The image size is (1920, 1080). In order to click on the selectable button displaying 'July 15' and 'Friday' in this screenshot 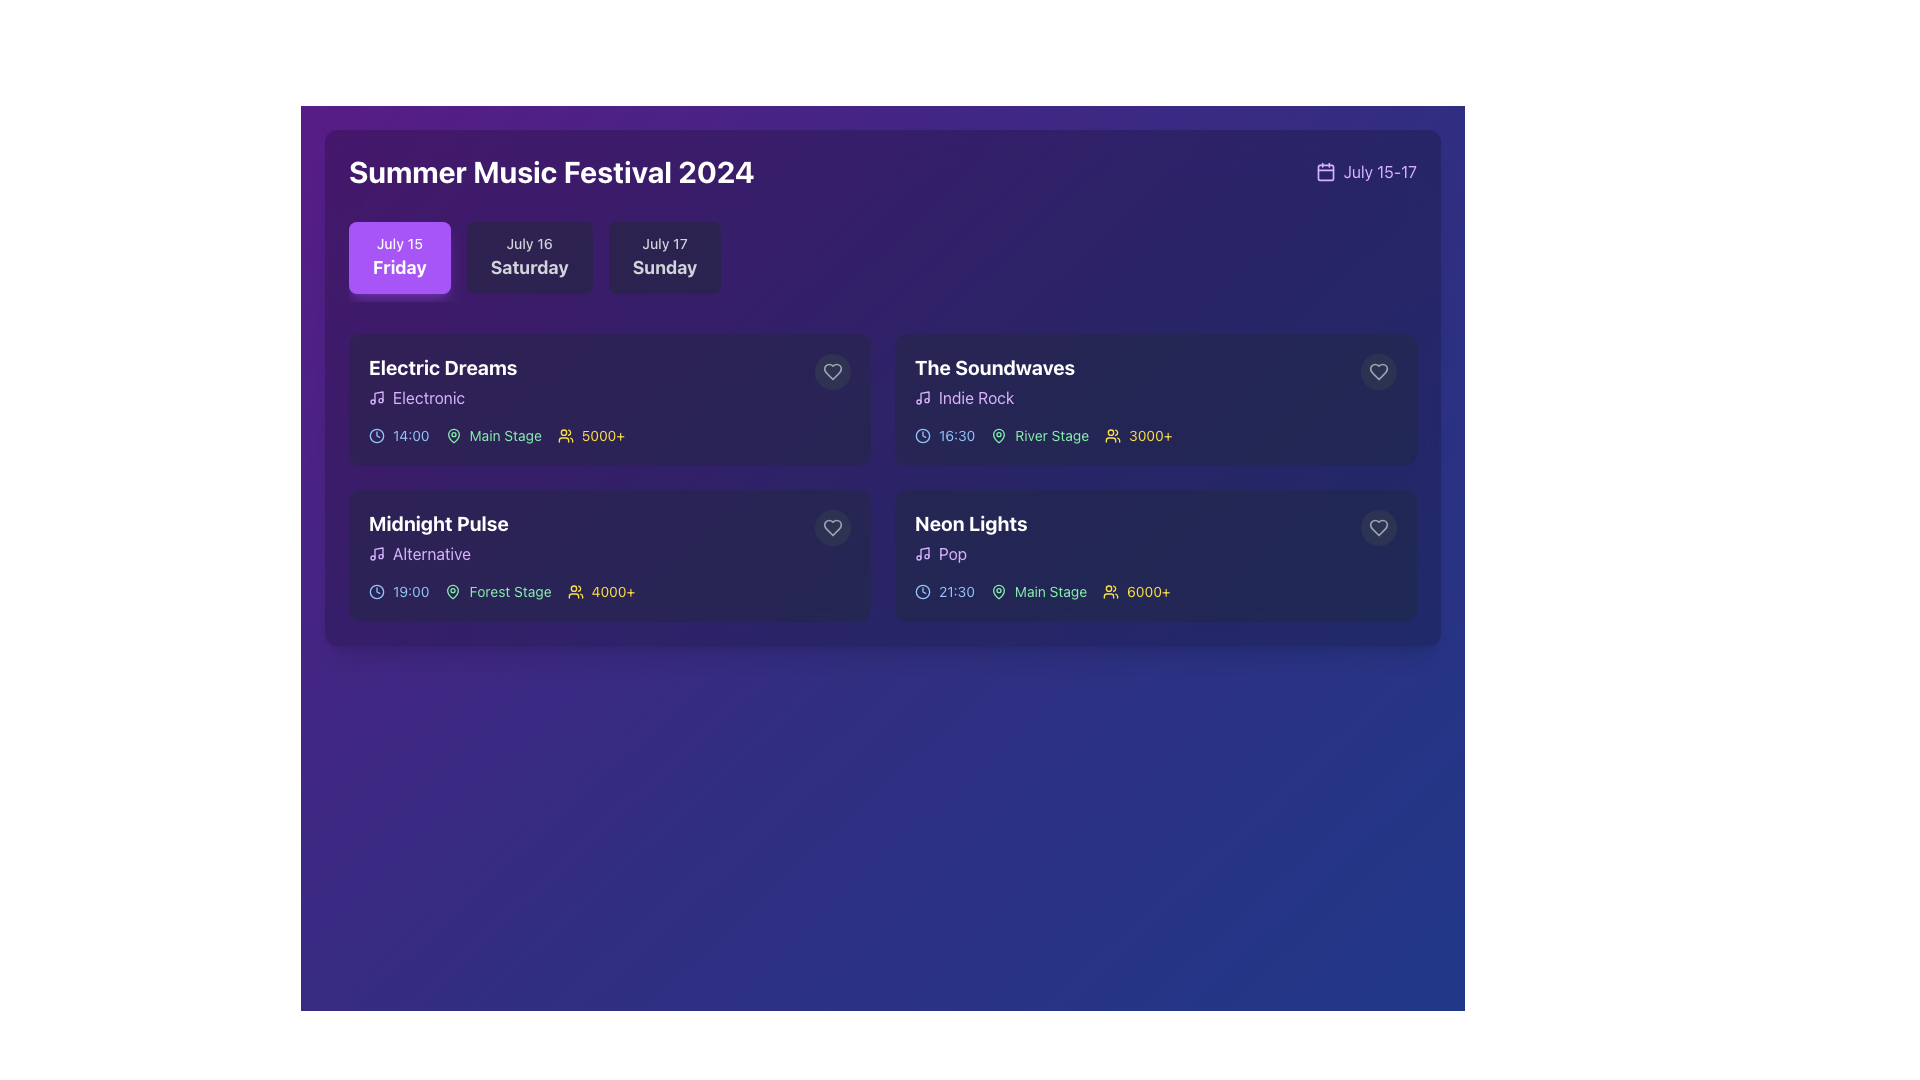, I will do `click(399, 257)`.